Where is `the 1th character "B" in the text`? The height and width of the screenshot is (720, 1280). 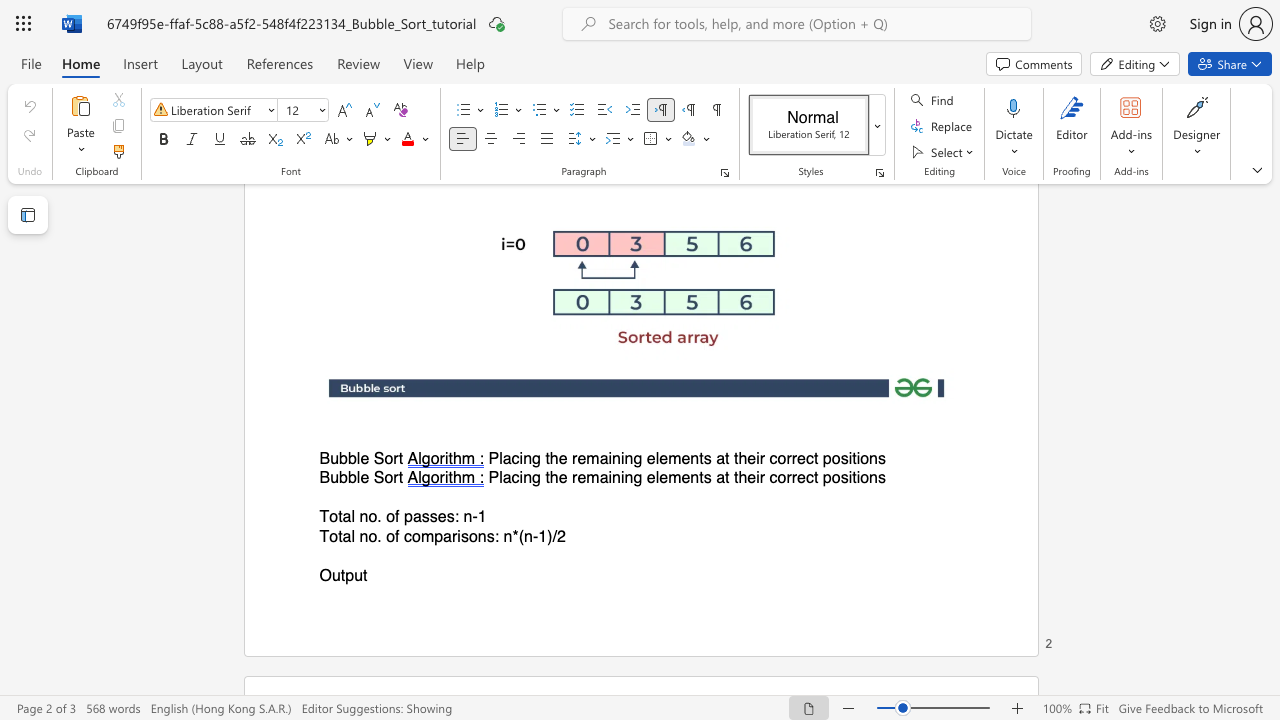
the 1th character "B" in the text is located at coordinates (324, 478).